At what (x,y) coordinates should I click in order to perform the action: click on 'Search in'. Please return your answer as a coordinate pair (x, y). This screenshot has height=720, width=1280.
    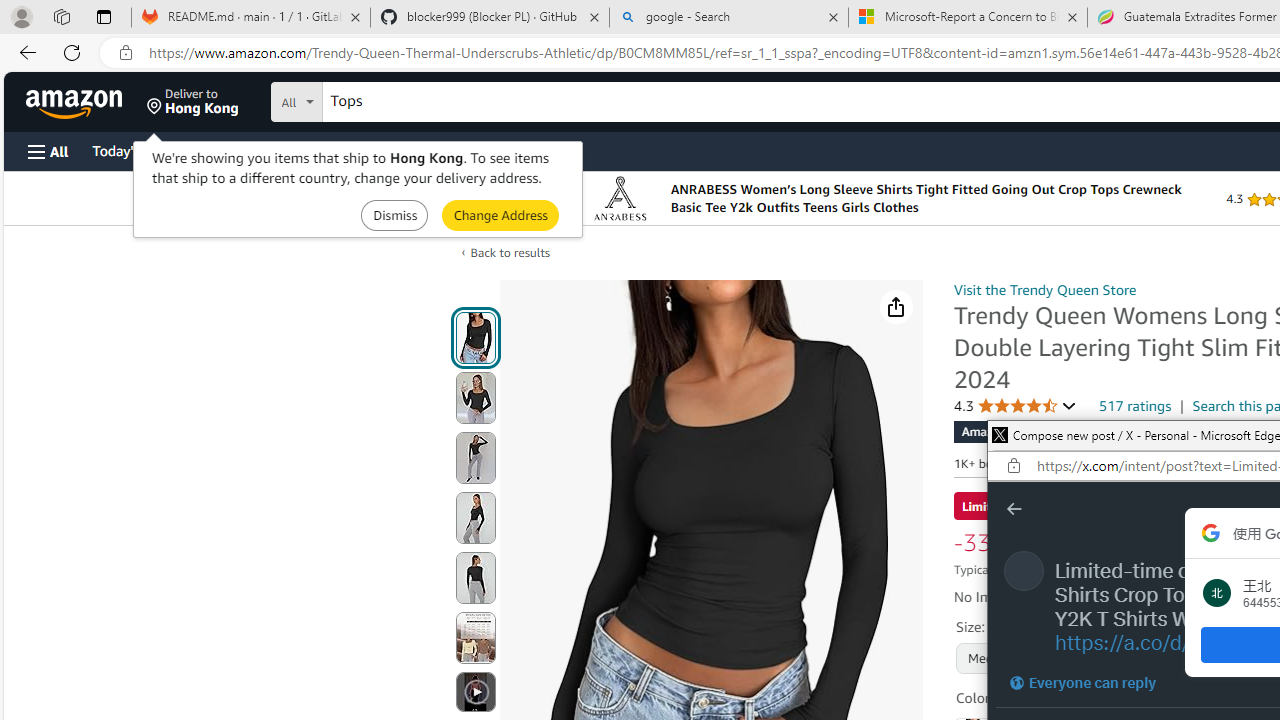
    Looking at the image, I should click on (371, 99).